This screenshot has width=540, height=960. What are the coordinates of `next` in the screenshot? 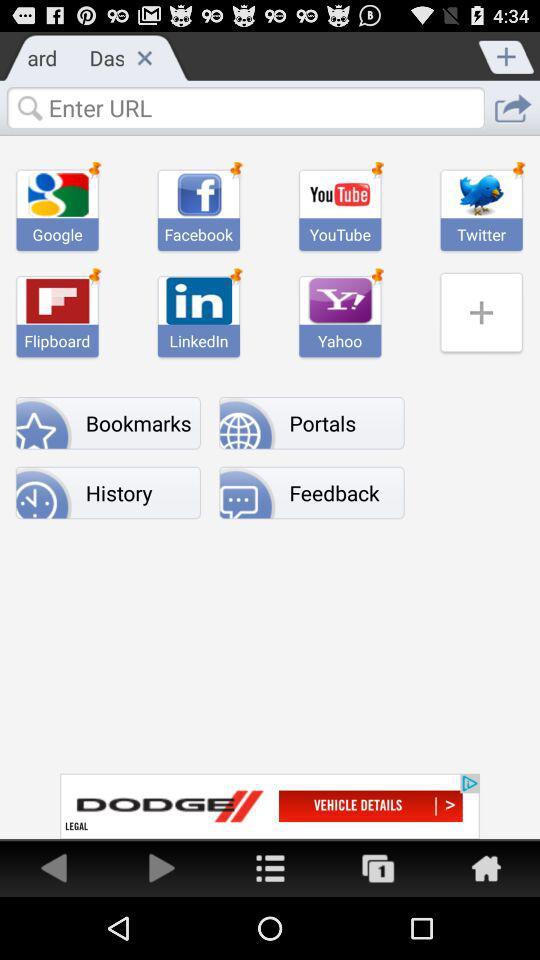 It's located at (161, 866).